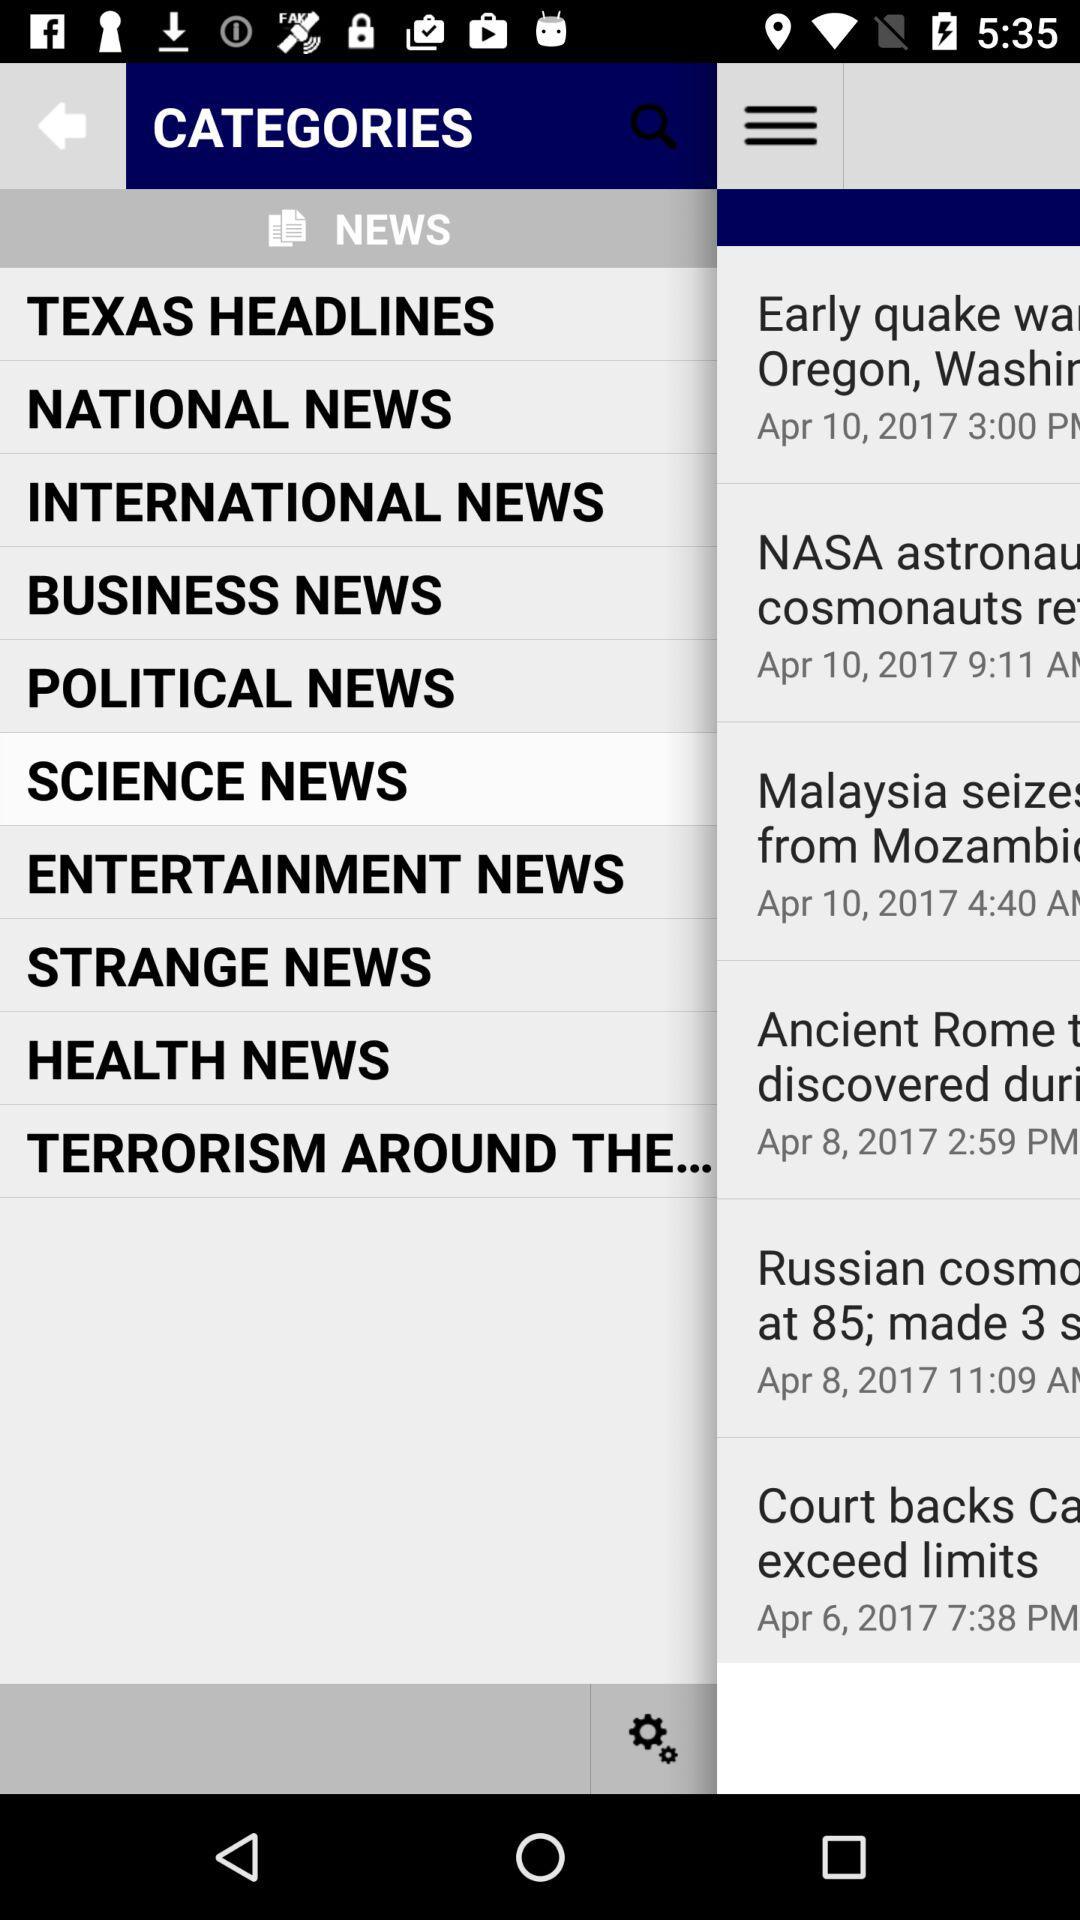 The height and width of the screenshot is (1920, 1080). What do you see at coordinates (654, 1737) in the screenshot?
I see `settings` at bounding box center [654, 1737].